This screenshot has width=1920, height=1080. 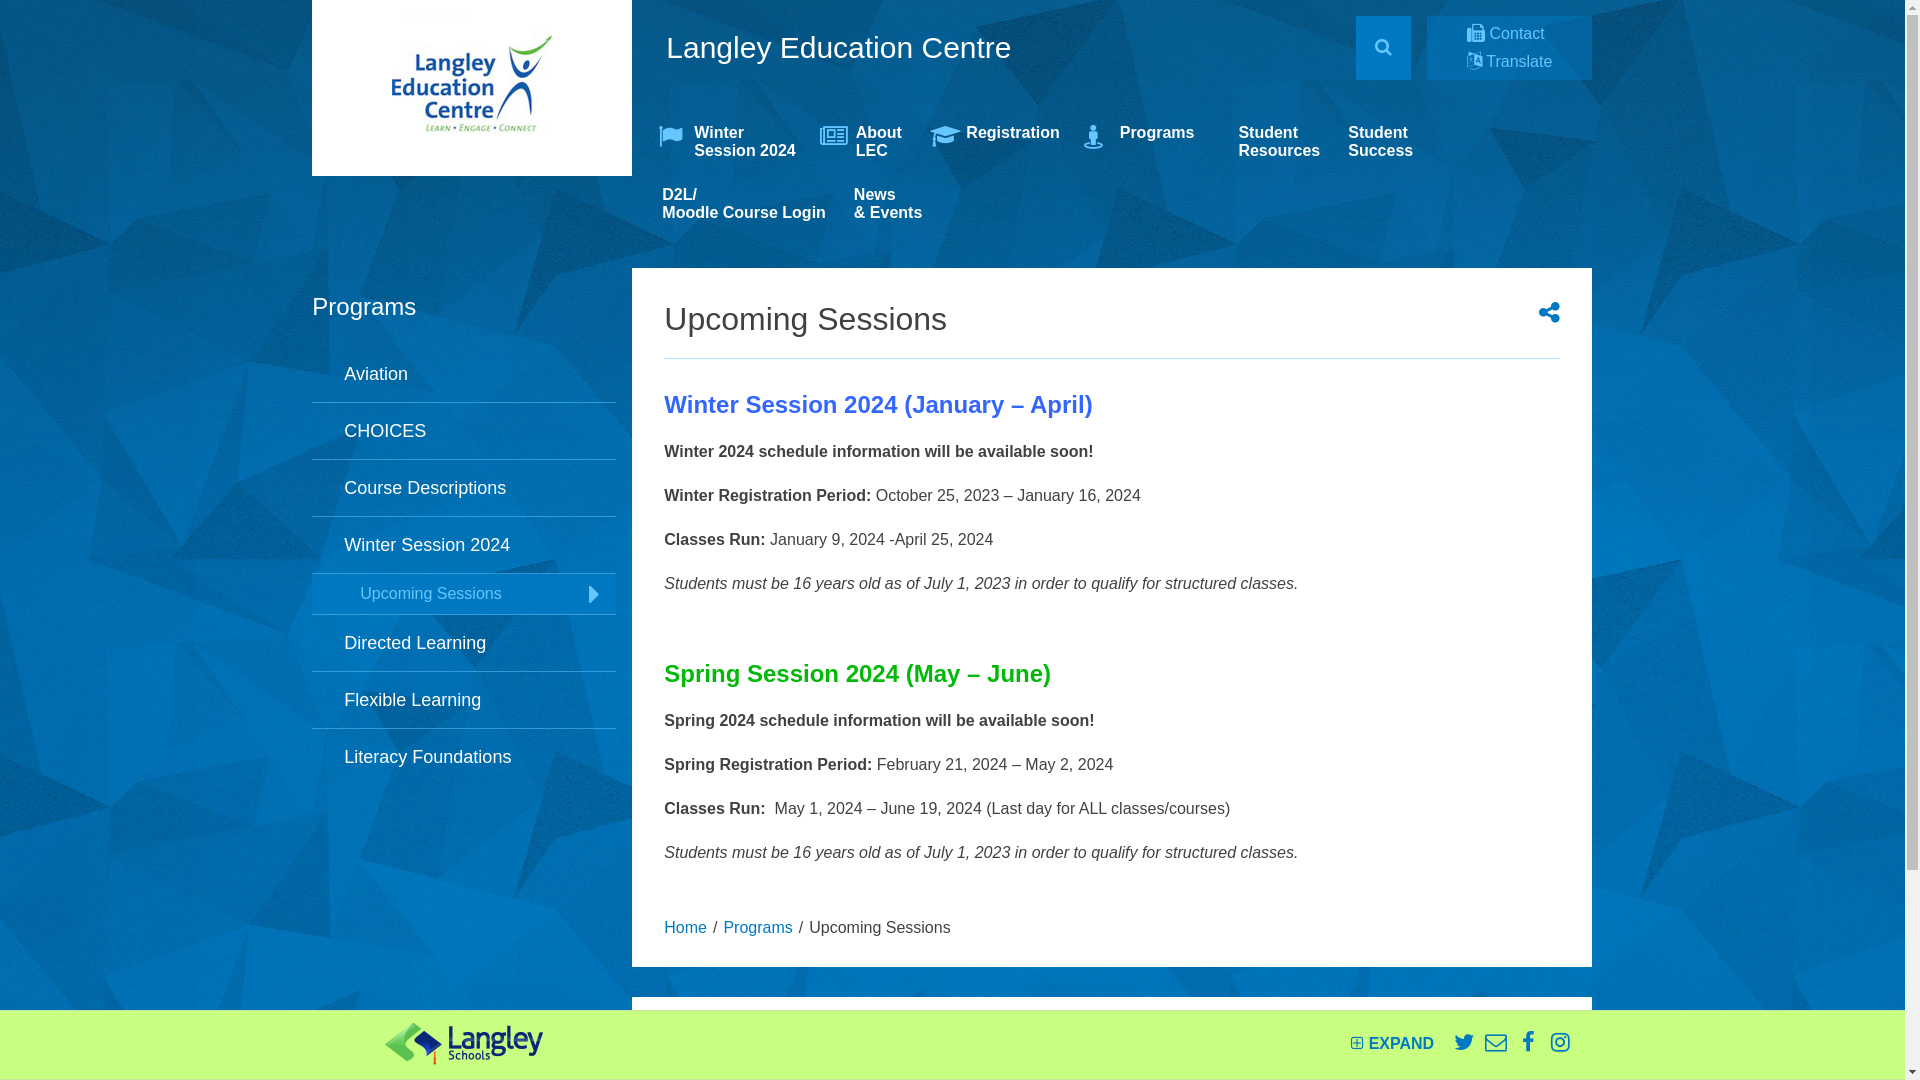 What do you see at coordinates (1223, 141) in the screenshot?
I see `'Student` at bounding box center [1223, 141].